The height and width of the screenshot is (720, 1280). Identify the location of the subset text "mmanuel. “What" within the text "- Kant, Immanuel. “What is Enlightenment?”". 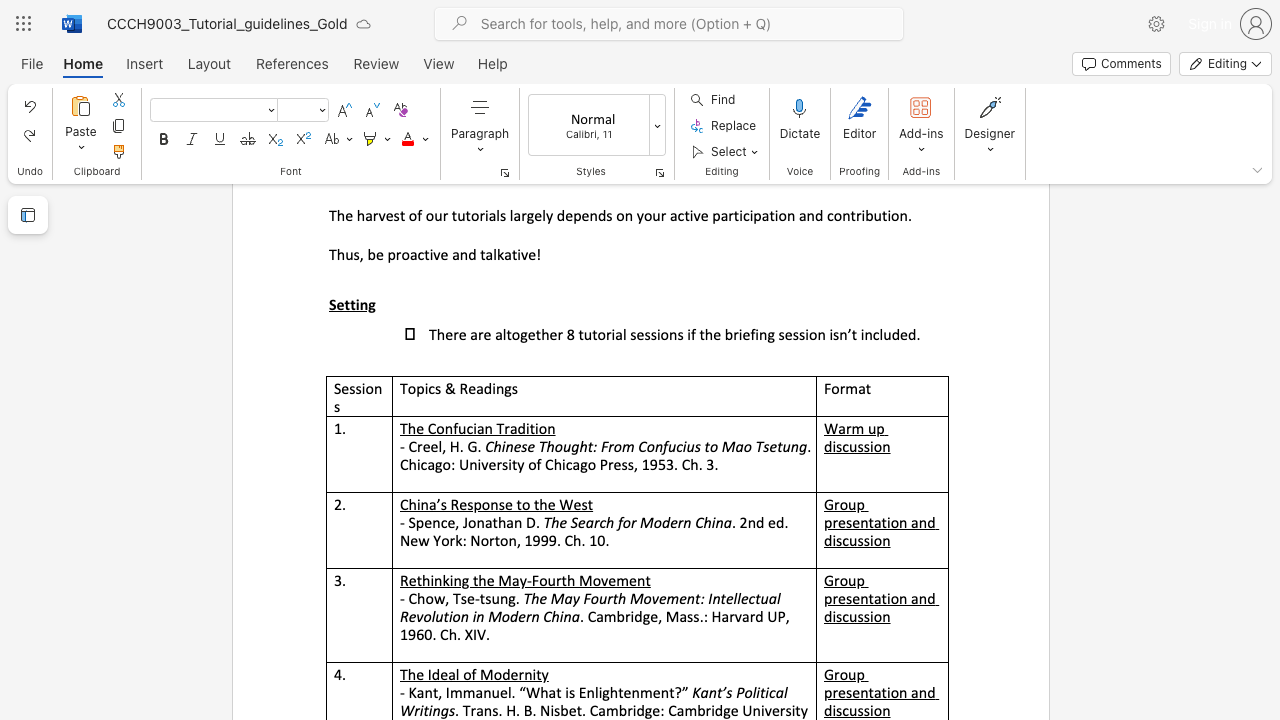
(448, 691).